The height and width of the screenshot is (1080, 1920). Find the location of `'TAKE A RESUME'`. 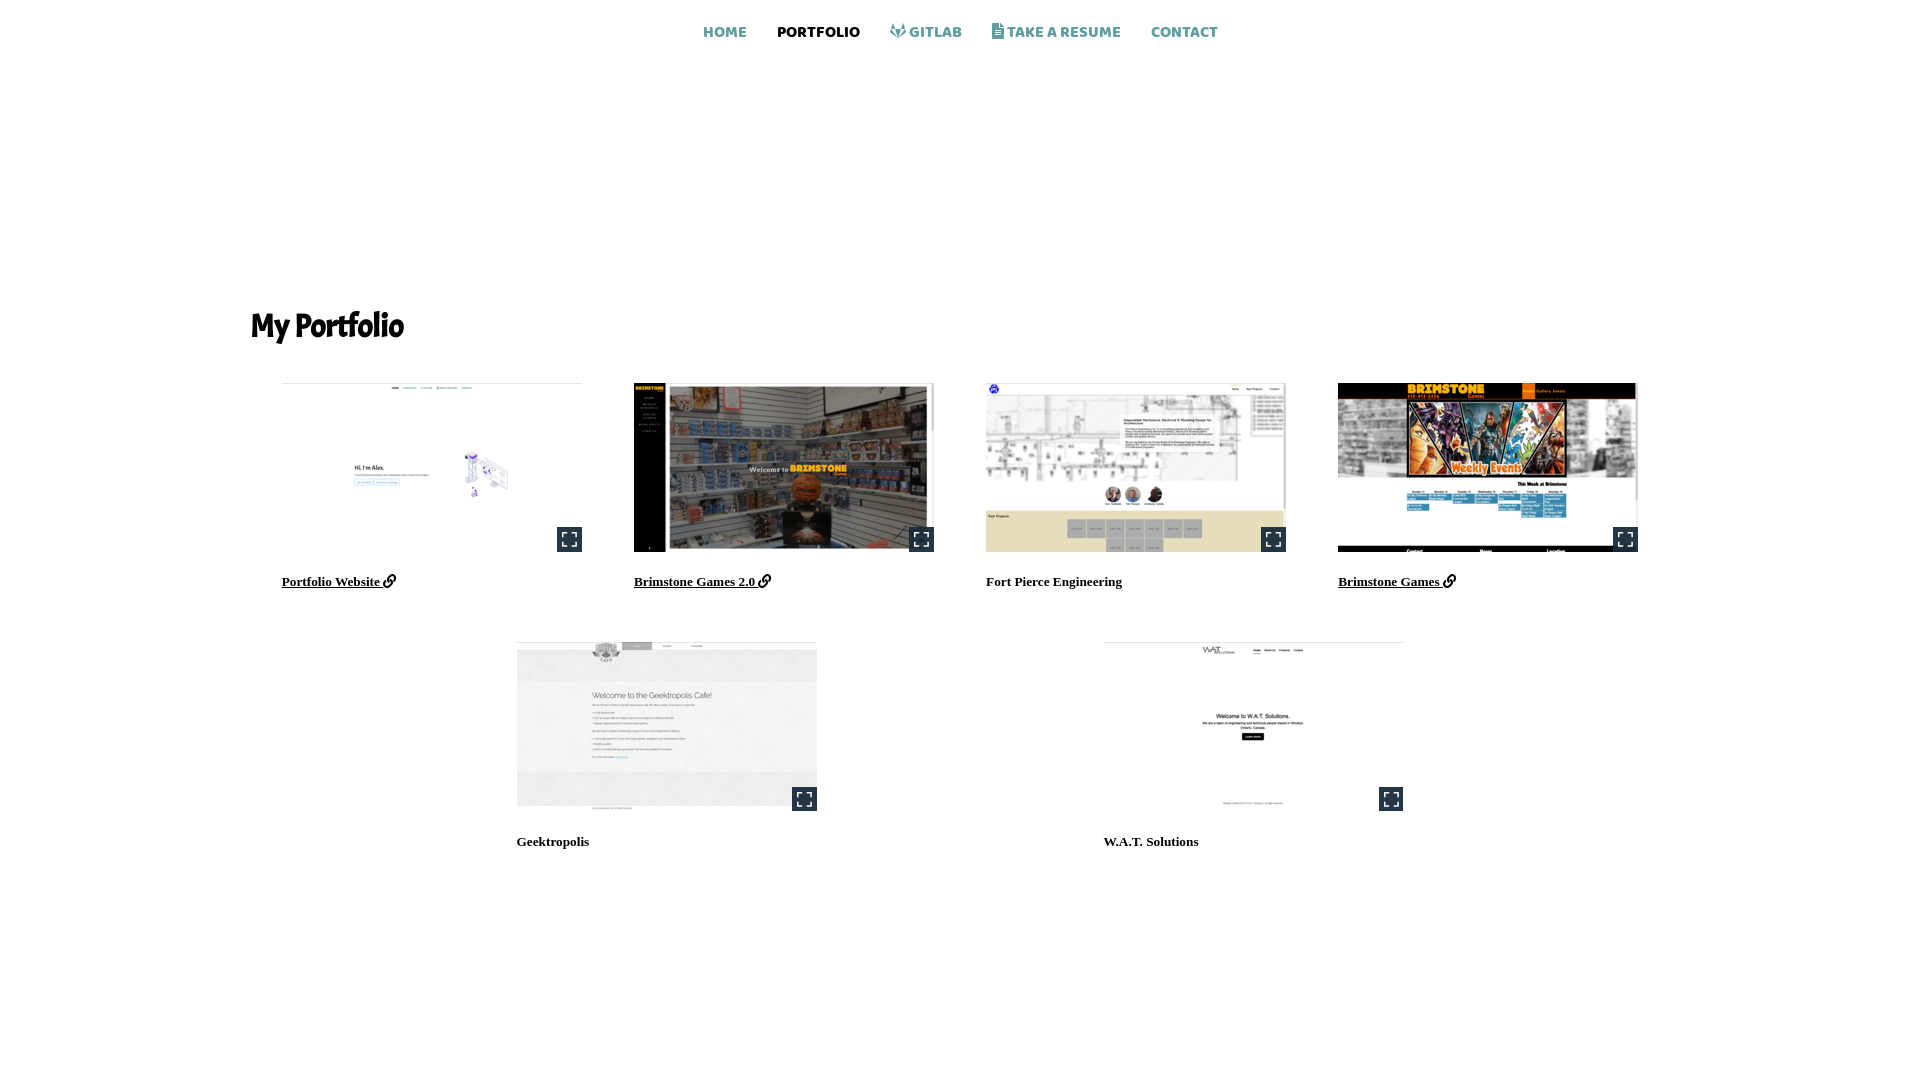

'TAKE A RESUME' is located at coordinates (1054, 25).